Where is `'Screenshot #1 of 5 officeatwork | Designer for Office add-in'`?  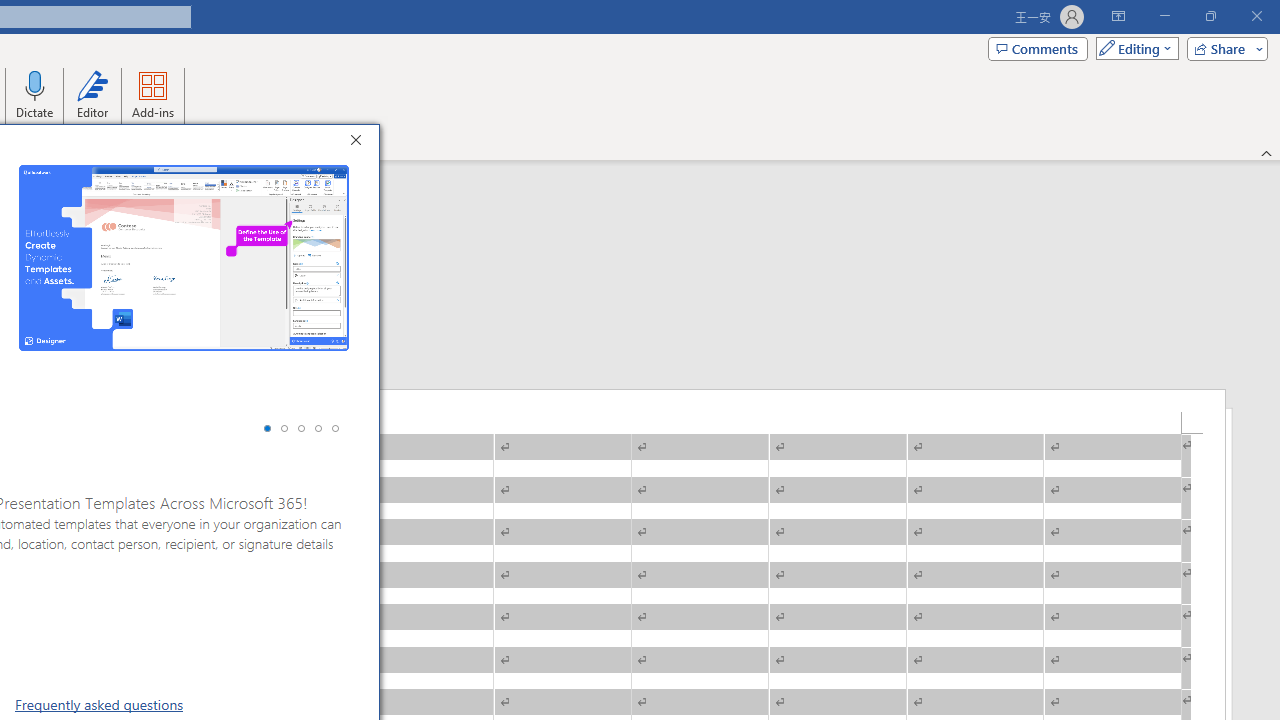 'Screenshot #1 of 5 officeatwork | Designer for Office add-in' is located at coordinates (184, 257).